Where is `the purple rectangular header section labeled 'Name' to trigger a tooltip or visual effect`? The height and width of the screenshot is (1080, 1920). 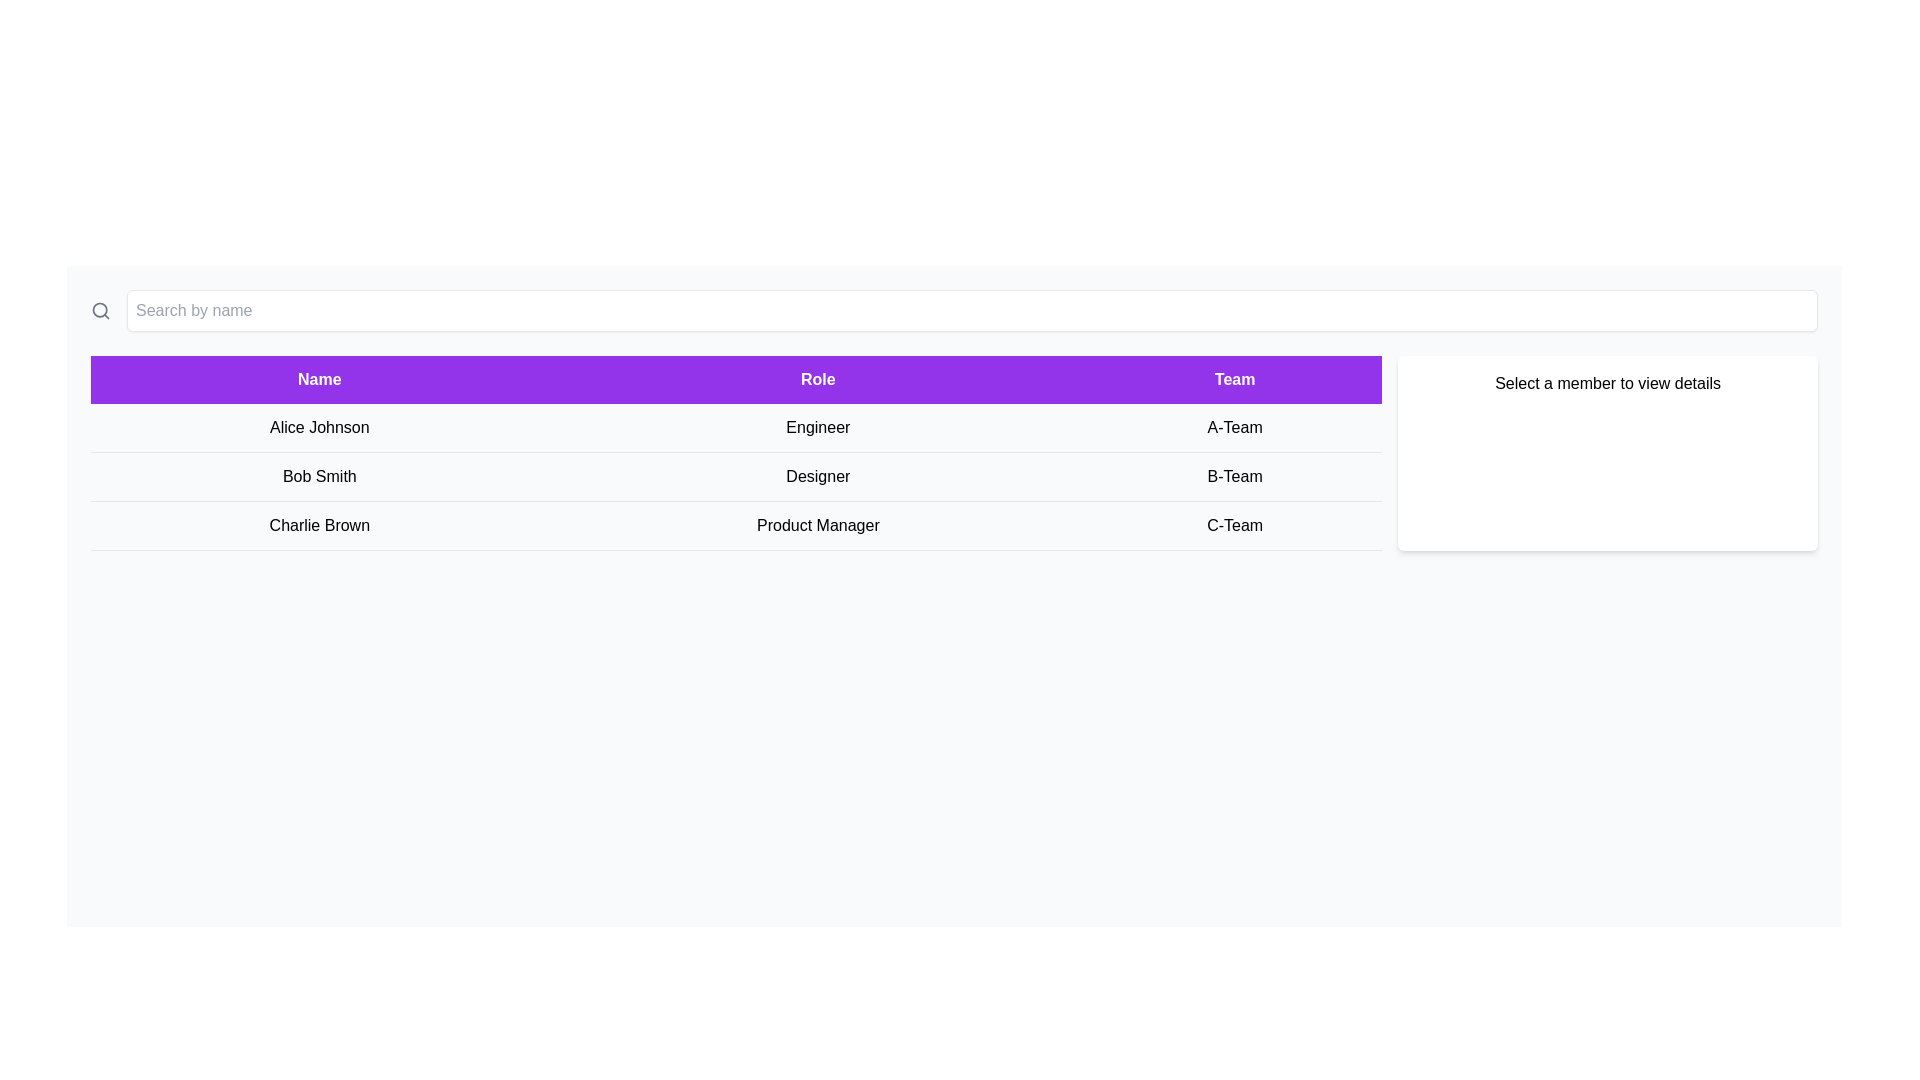
the purple rectangular header section labeled 'Name' to trigger a tooltip or visual effect is located at coordinates (318, 380).